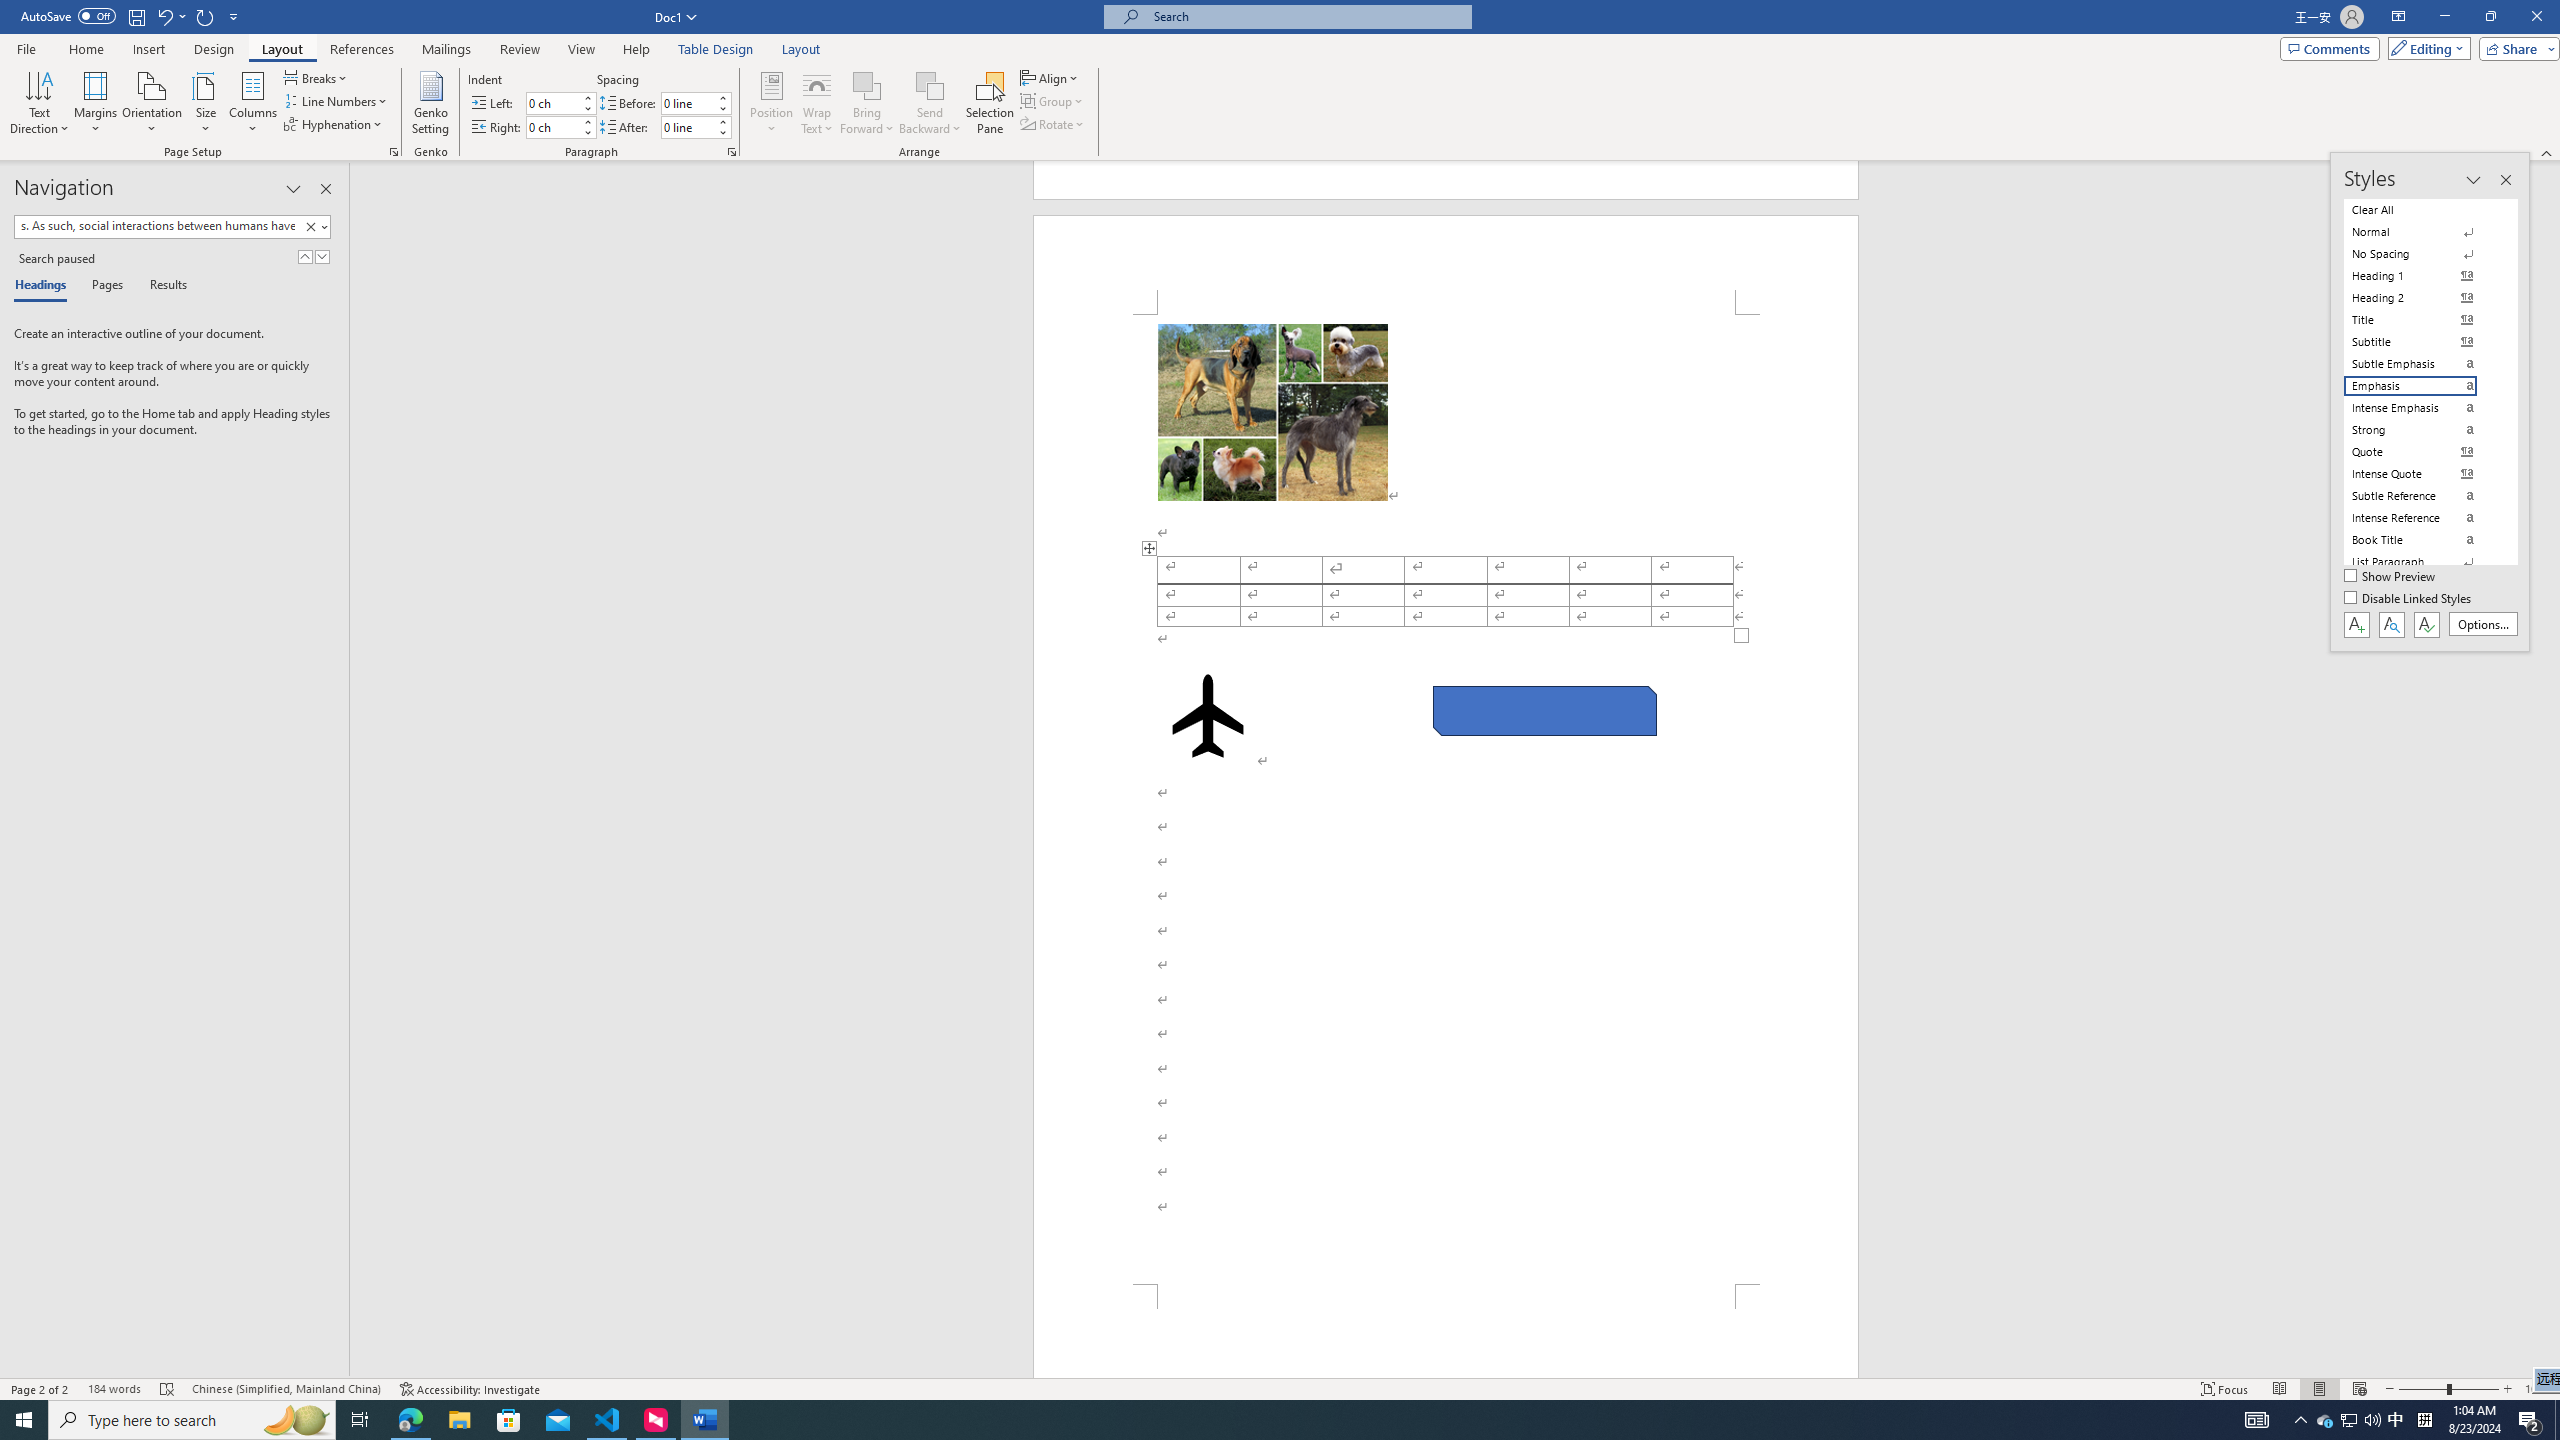 This screenshot has height=1440, width=2560. I want to click on 'Bring Forward', so click(865, 84).